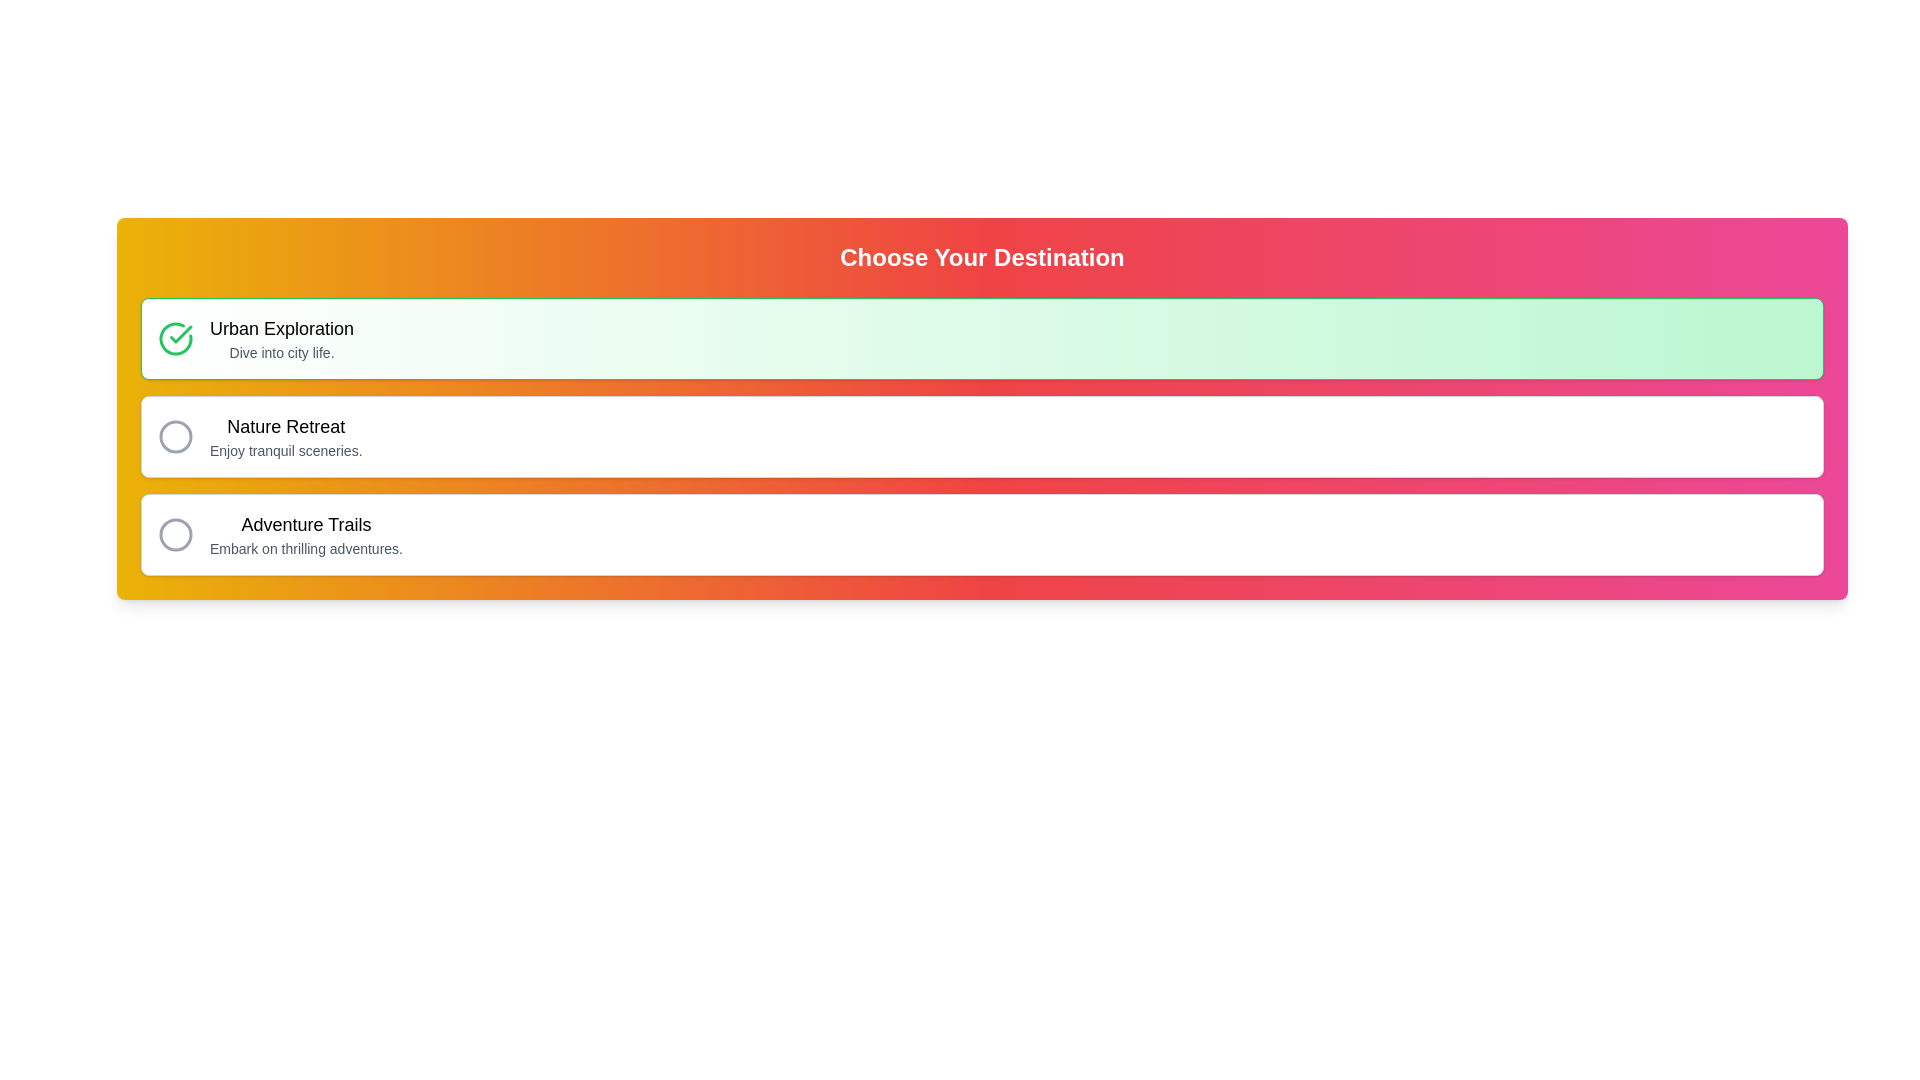 This screenshot has width=1920, height=1080. Describe the element at coordinates (281, 352) in the screenshot. I see `descriptive subtitle text element located beneath the main title 'Urban Exploration.'` at that location.